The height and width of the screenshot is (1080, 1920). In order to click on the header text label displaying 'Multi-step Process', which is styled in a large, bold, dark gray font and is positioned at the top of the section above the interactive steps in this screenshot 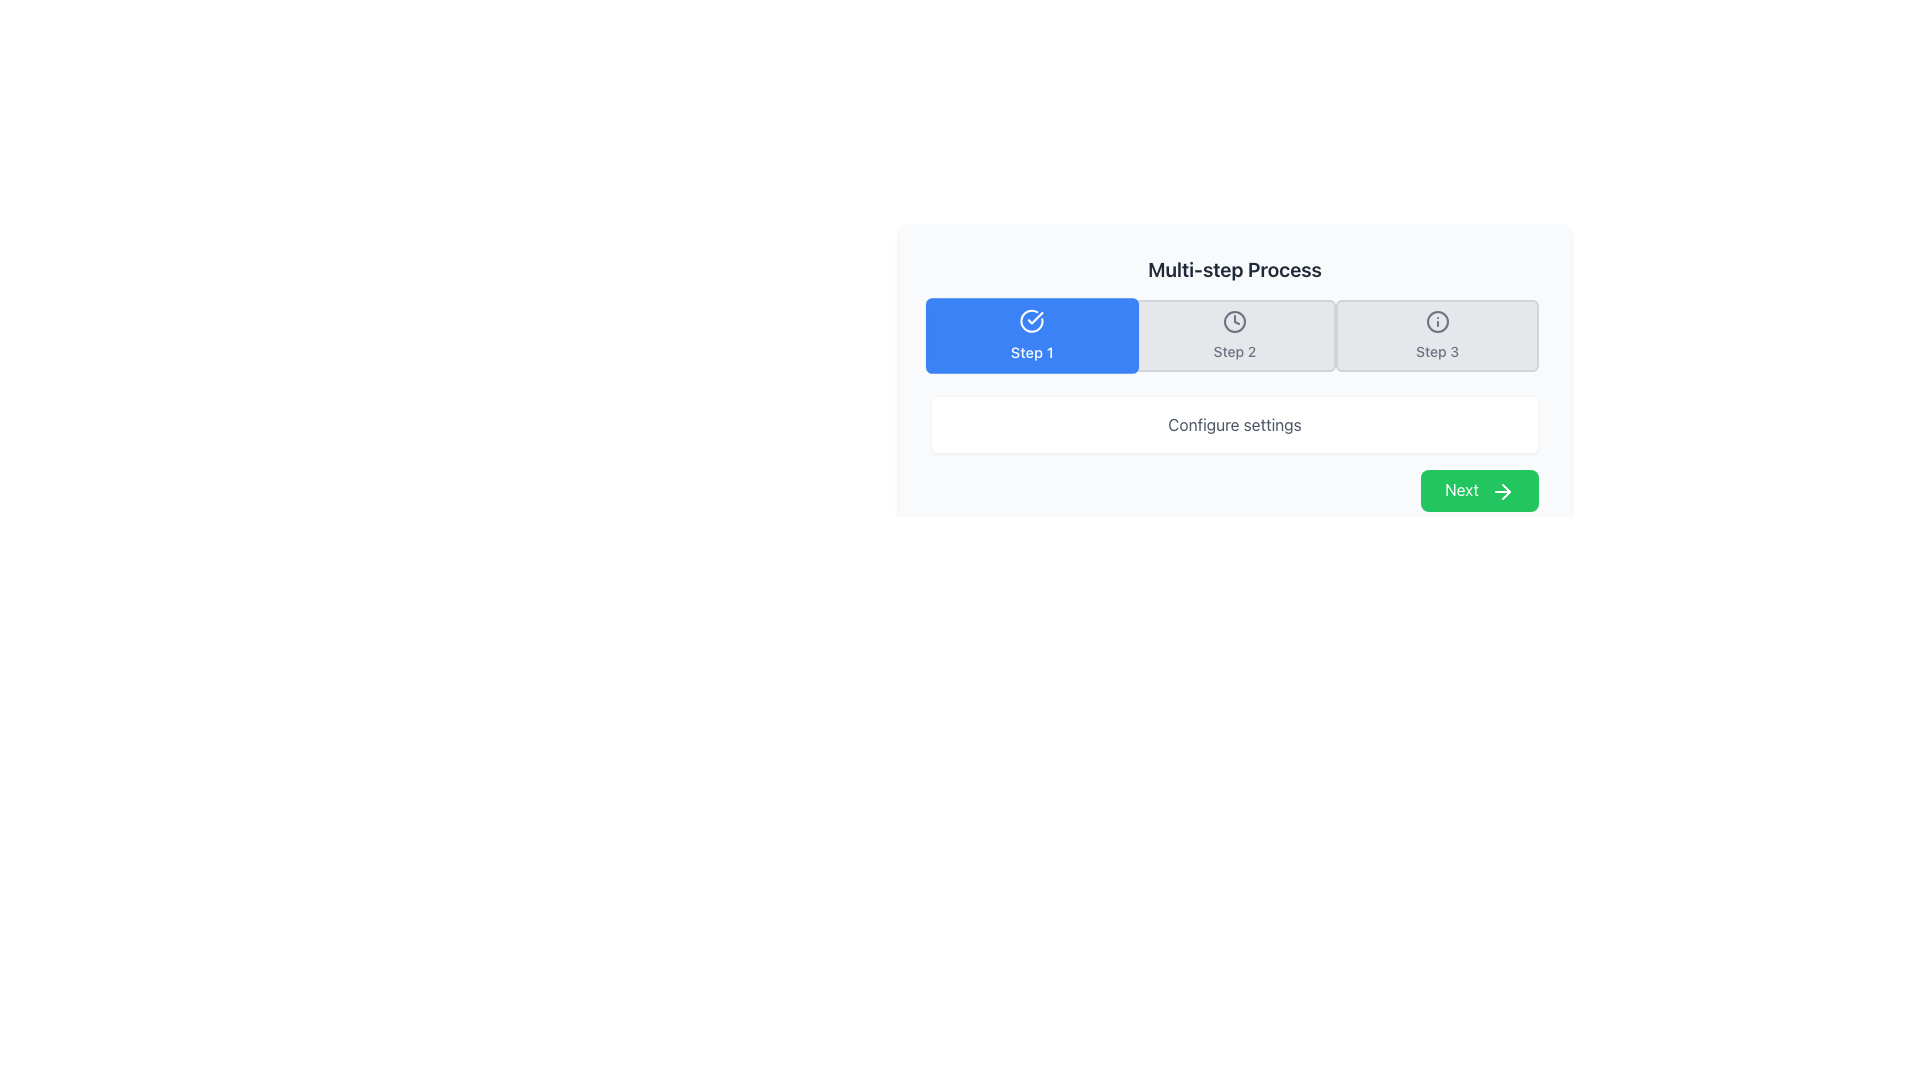, I will do `click(1233, 270)`.